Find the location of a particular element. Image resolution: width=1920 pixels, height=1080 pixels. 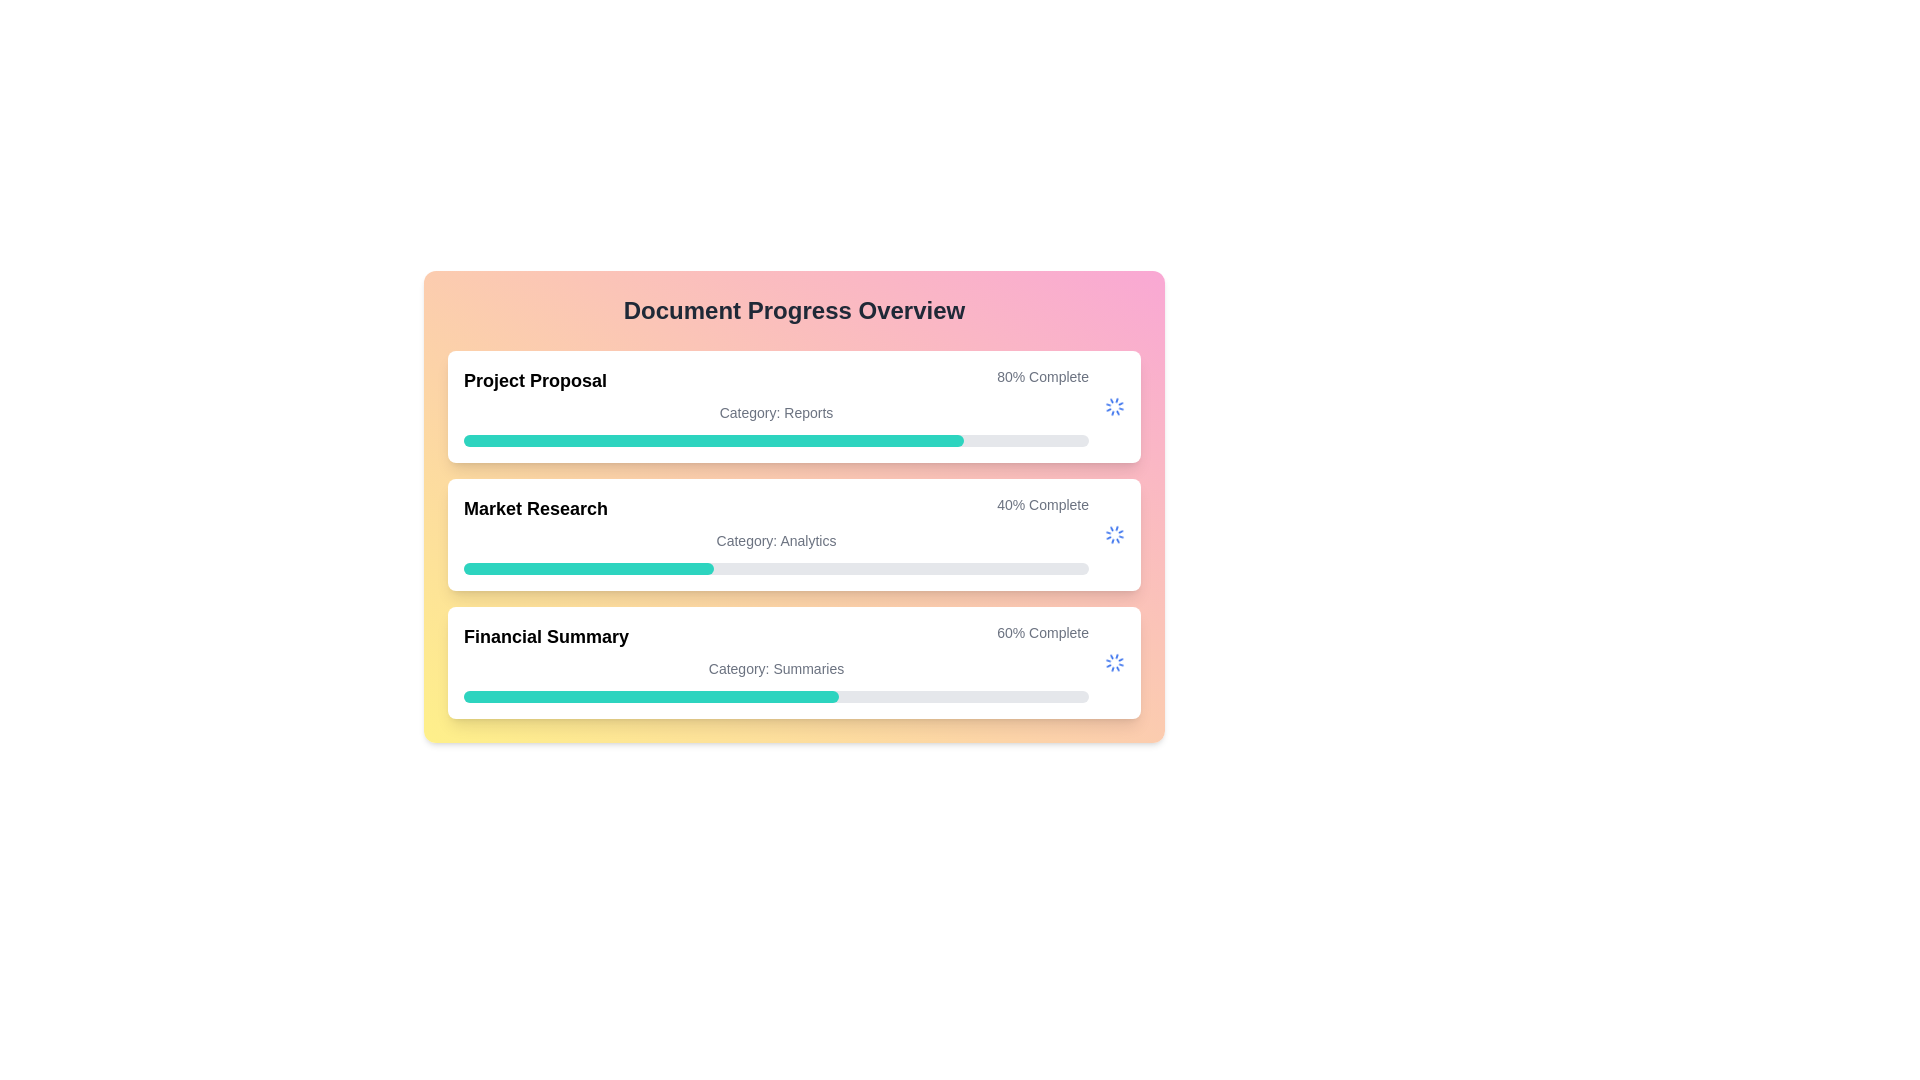

'Category: Analytics' text label, which is centrally located beneath the '40% Complete' text and above the progress bar in the 'Market Research' section is located at coordinates (775, 540).